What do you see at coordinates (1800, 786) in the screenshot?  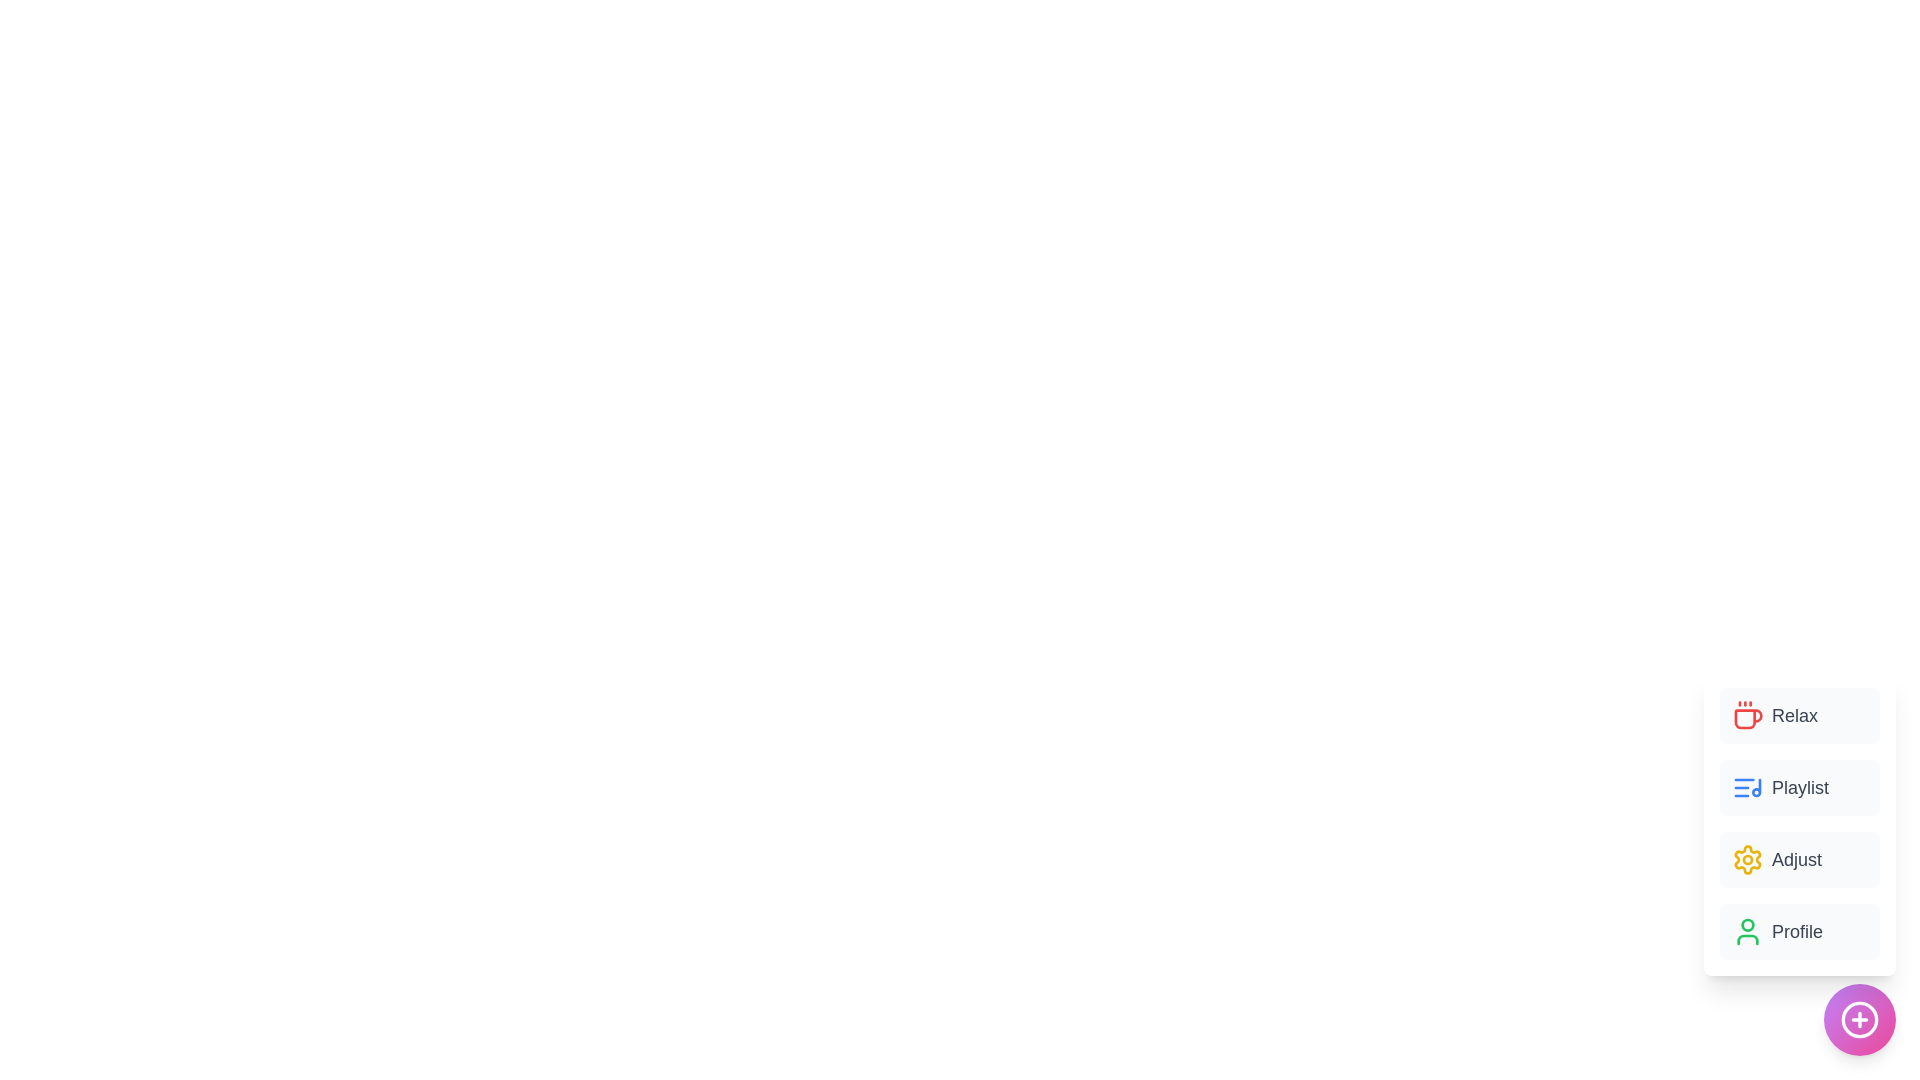 I see `the 'Playlist' button to select it` at bounding box center [1800, 786].